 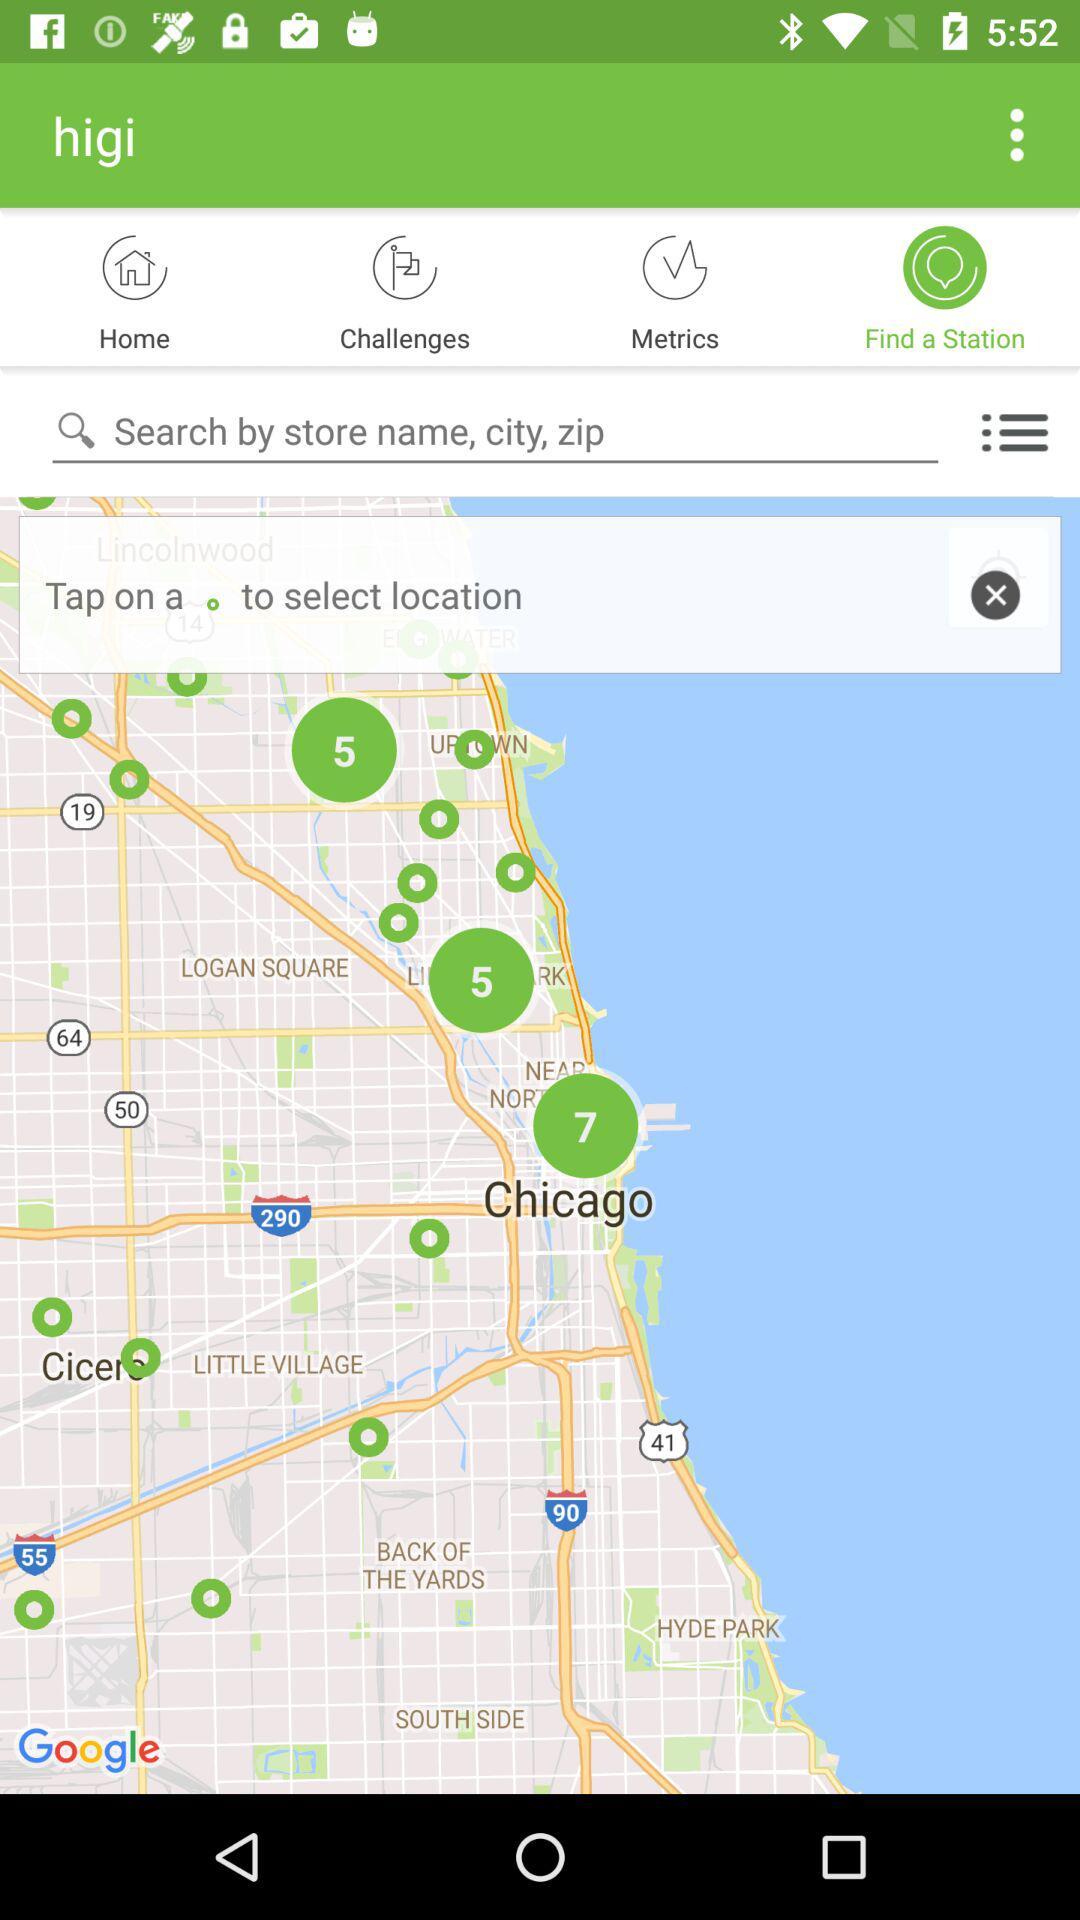 What do you see at coordinates (495, 431) in the screenshot?
I see `the search bar` at bounding box center [495, 431].